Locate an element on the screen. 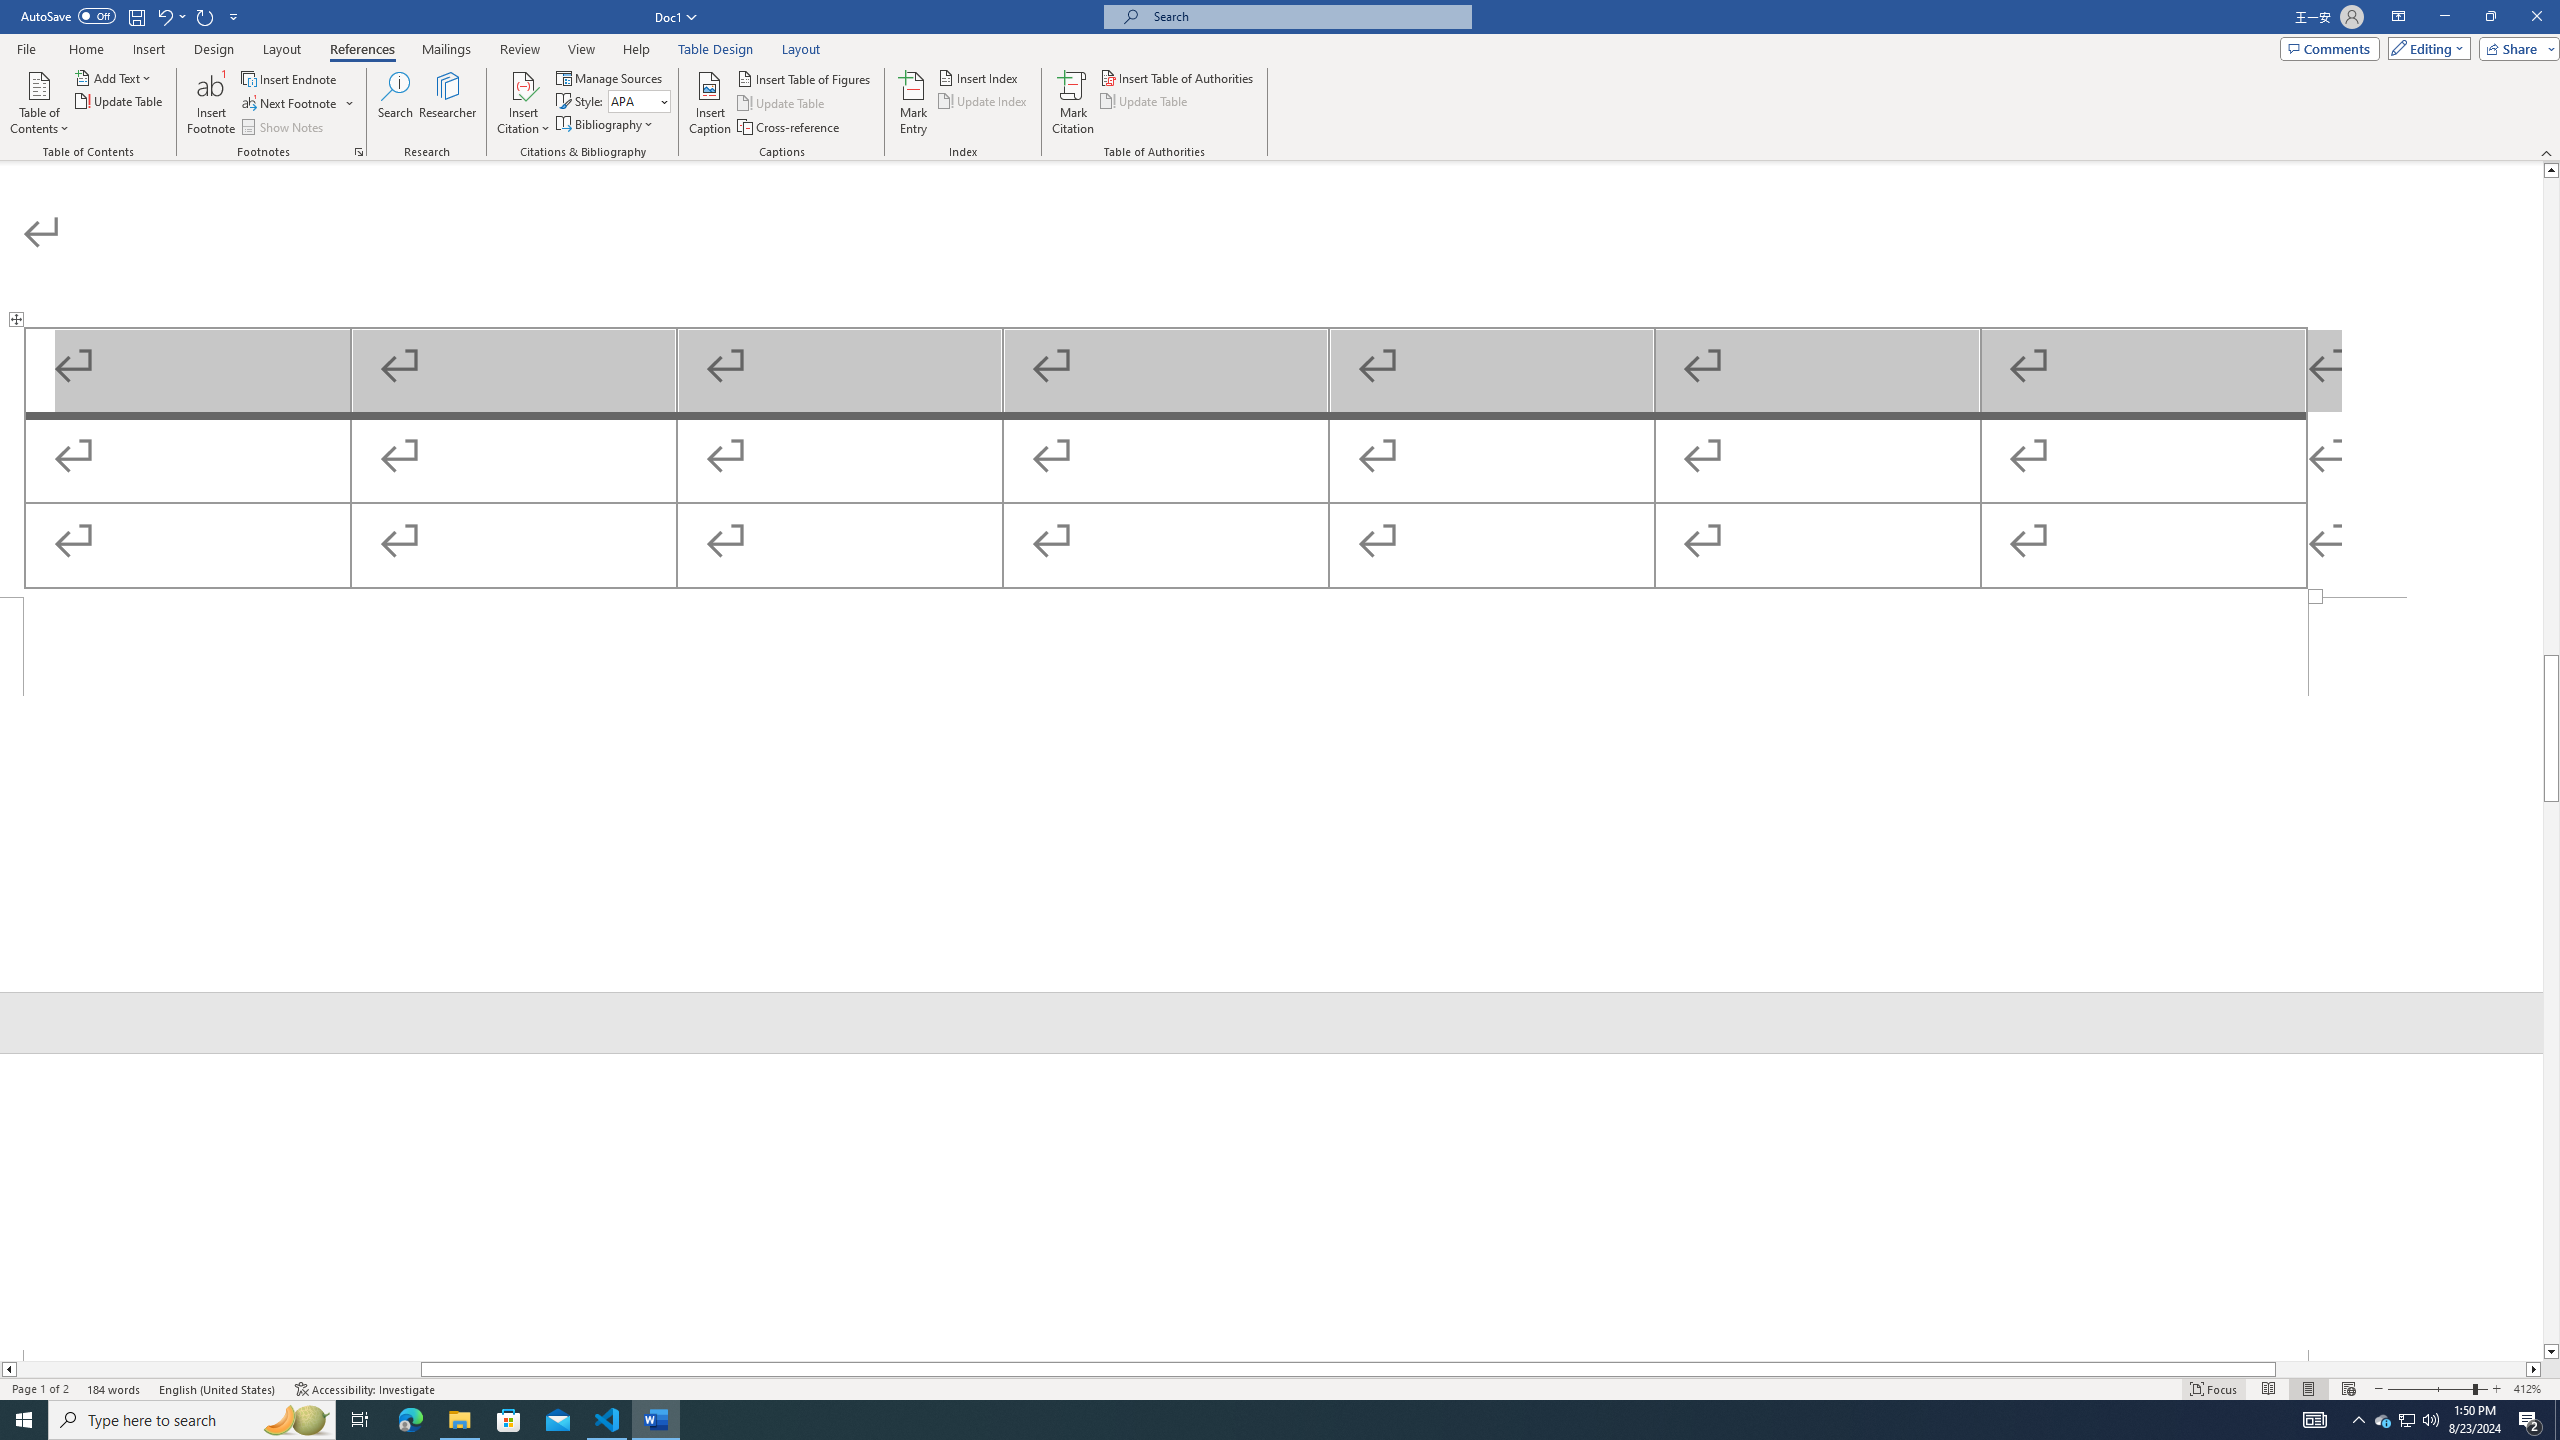 The image size is (2560, 1440). 'Insert Citation' is located at coordinates (522, 103).